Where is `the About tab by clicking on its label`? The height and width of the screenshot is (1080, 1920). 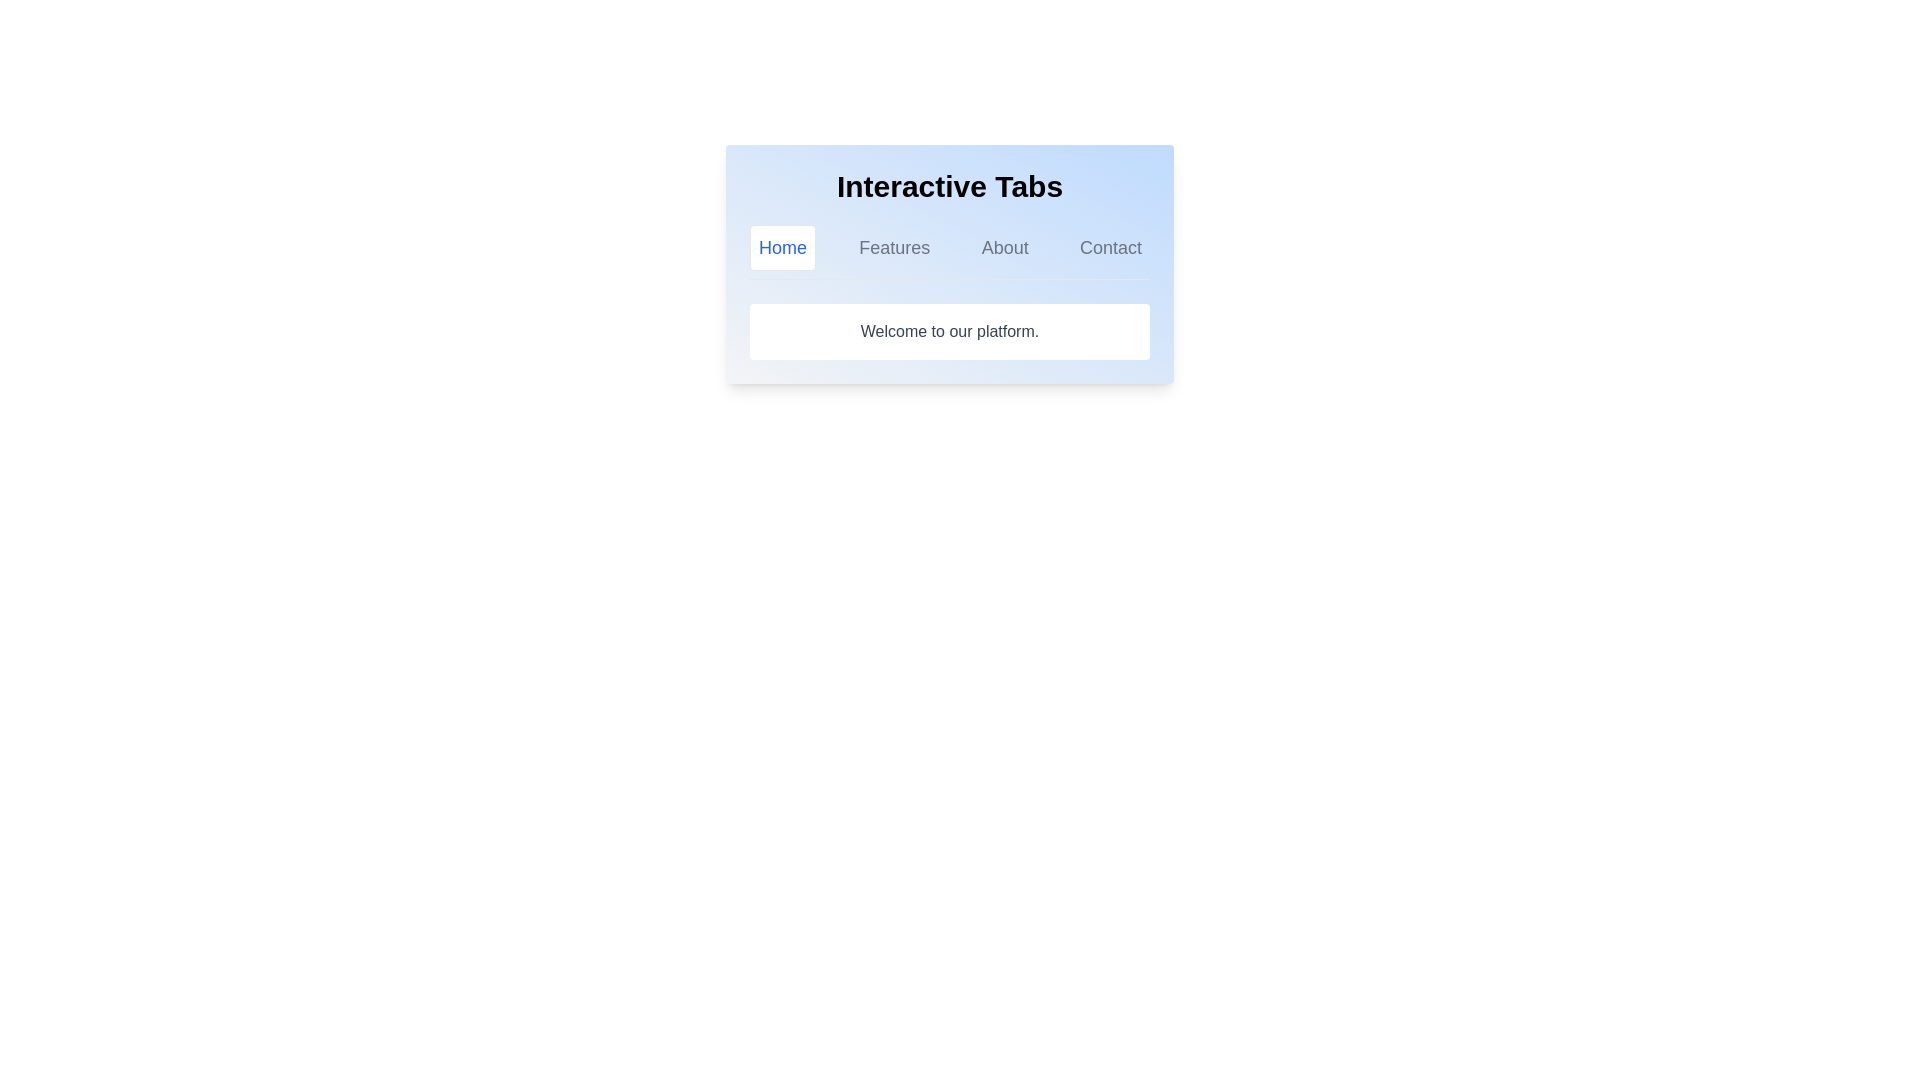 the About tab by clicking on its label is located at coordinates (1004, 246).